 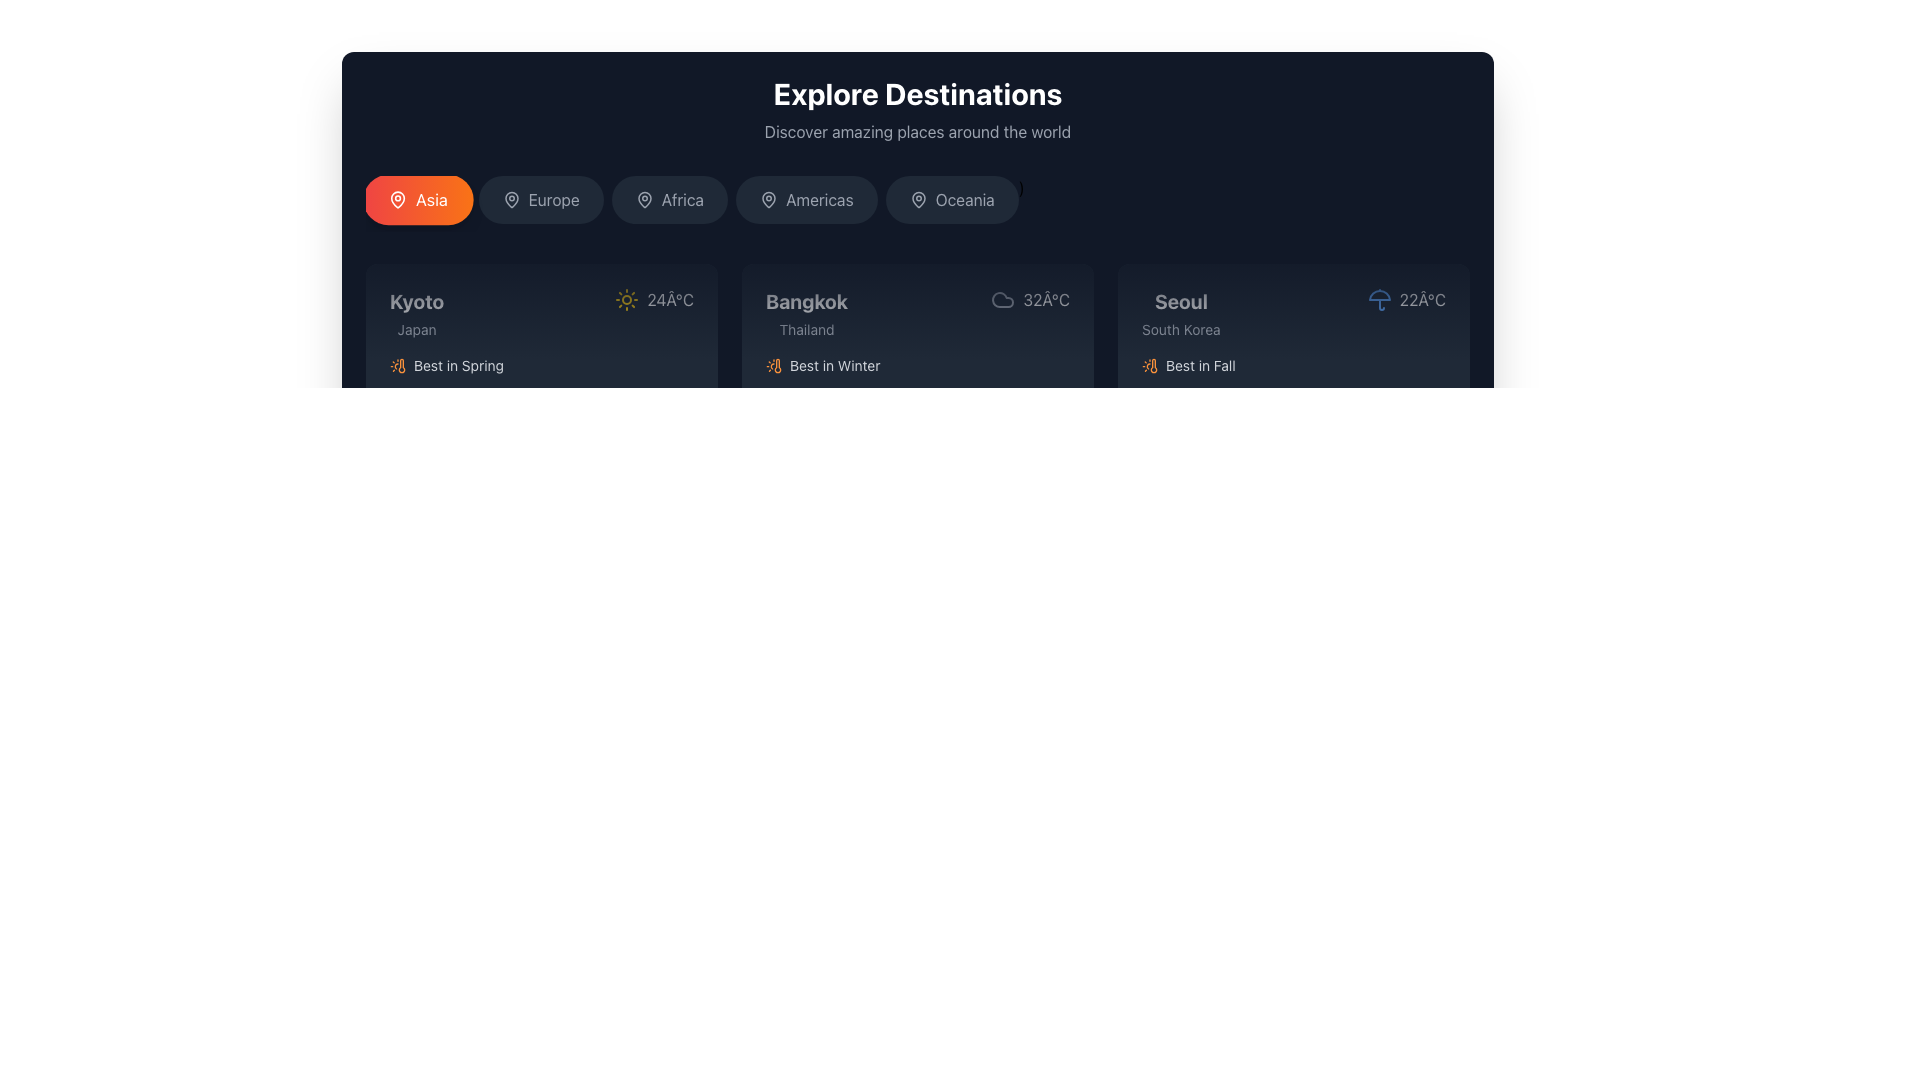 I want to click on the 'Americas' button, which is a rectangular button with rounded corners, dark gray background, and contains a map pin icon and white text centered within it, so click(x=806, y=200).